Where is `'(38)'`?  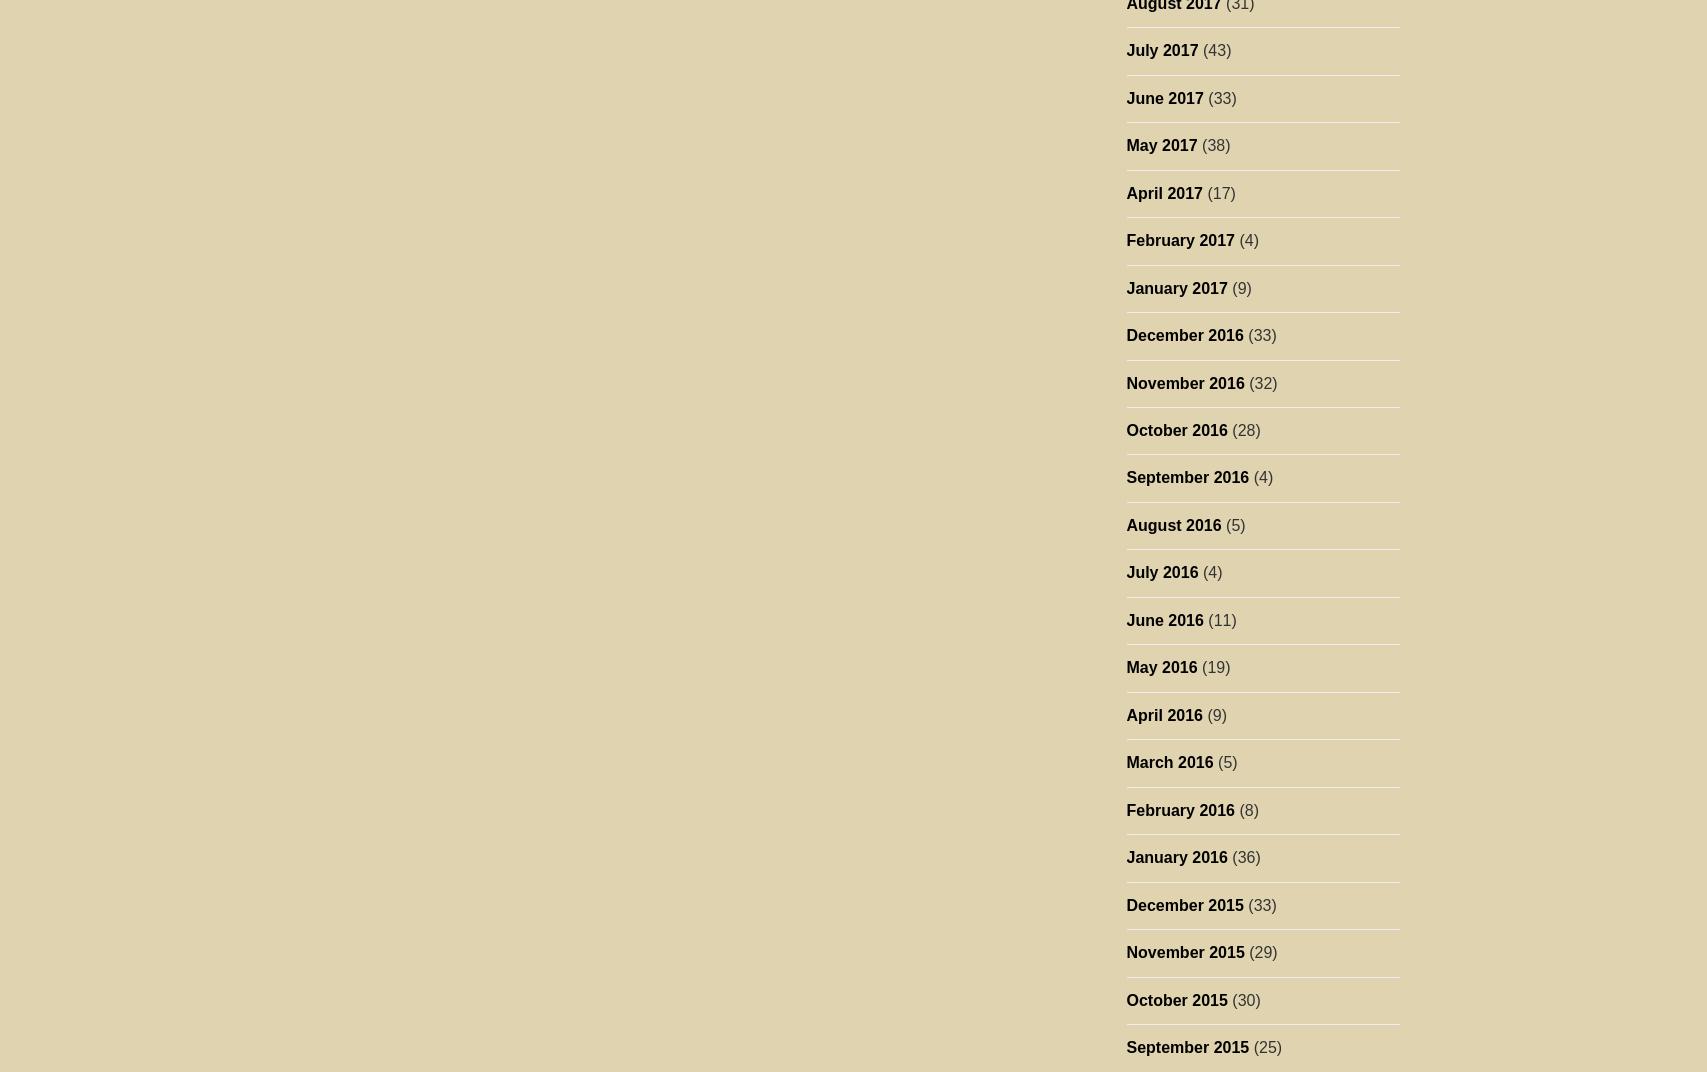
'(38)' is located at coordinates (1212, 144).